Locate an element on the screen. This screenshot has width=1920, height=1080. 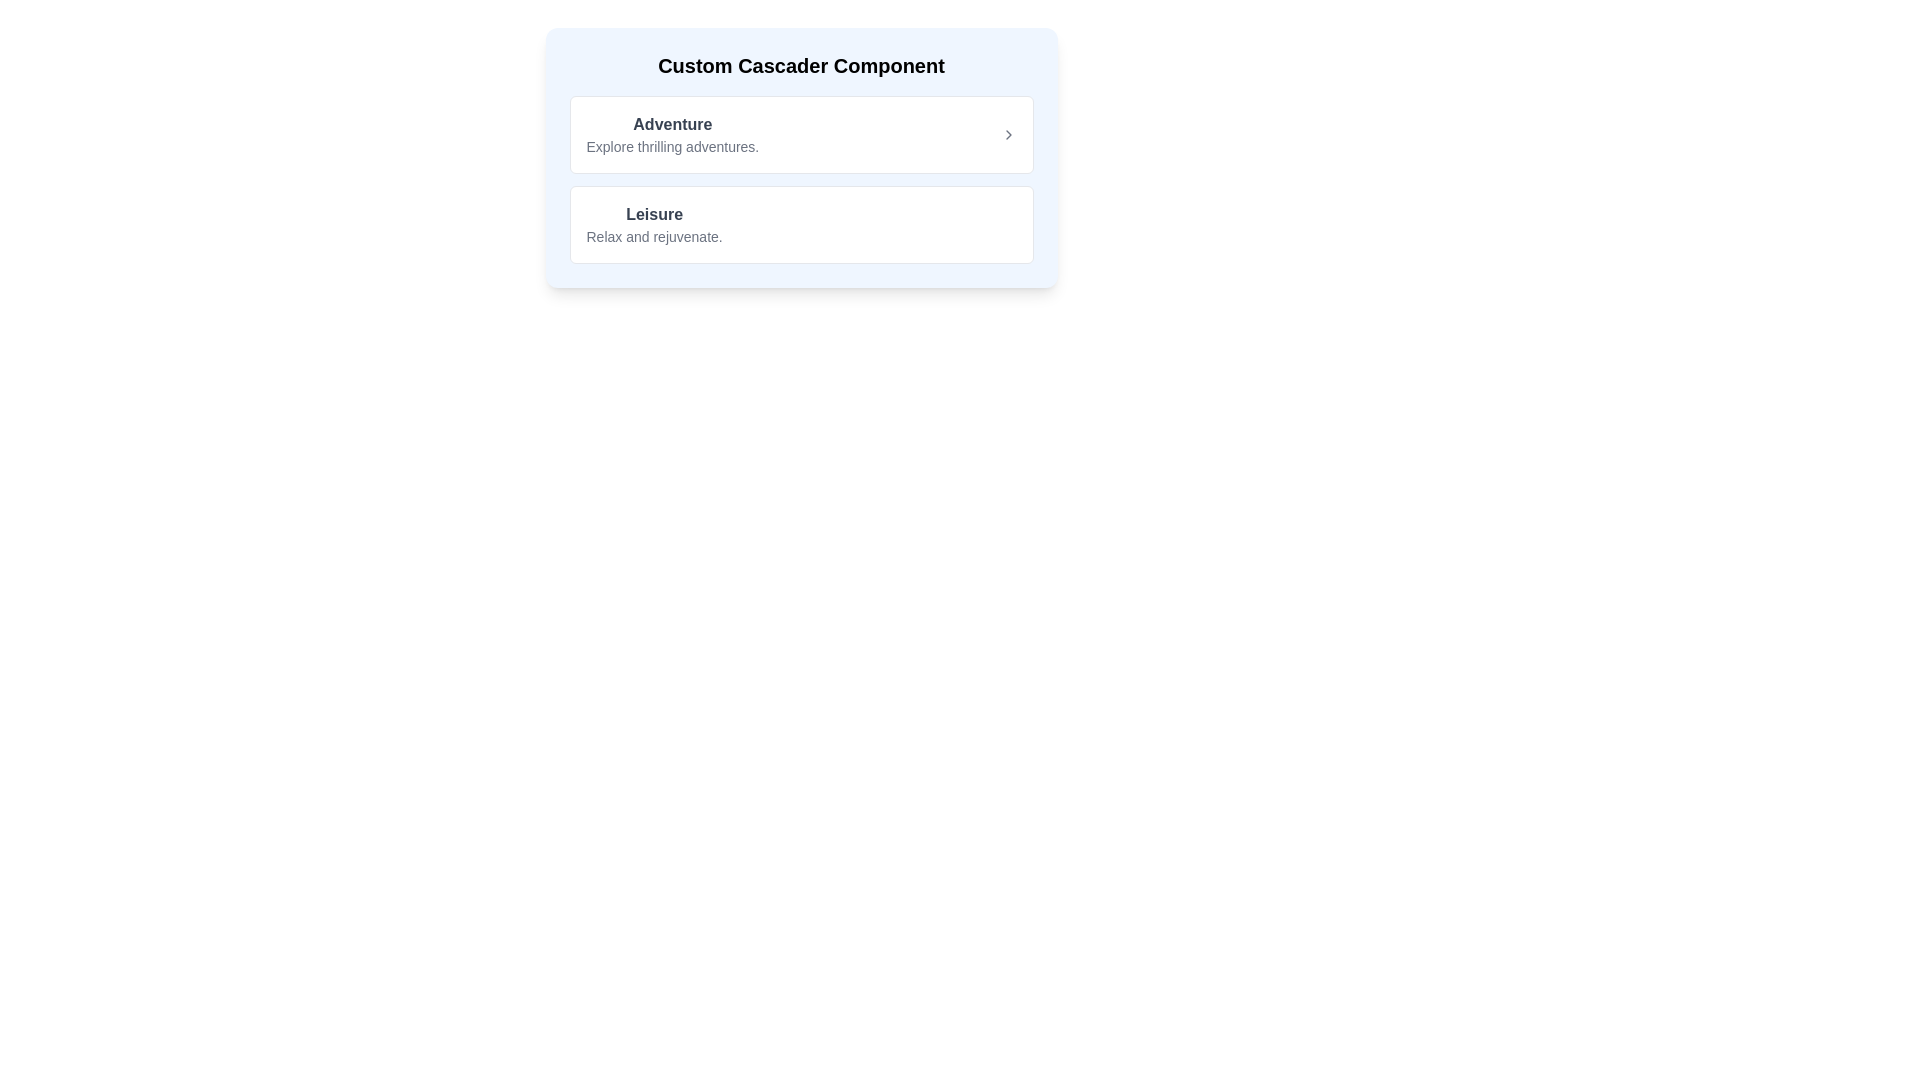
text displayed in the bold, extra-large 'Custom Cascader Component' text block at the top of the centered card is located at coordinates (801, 64).